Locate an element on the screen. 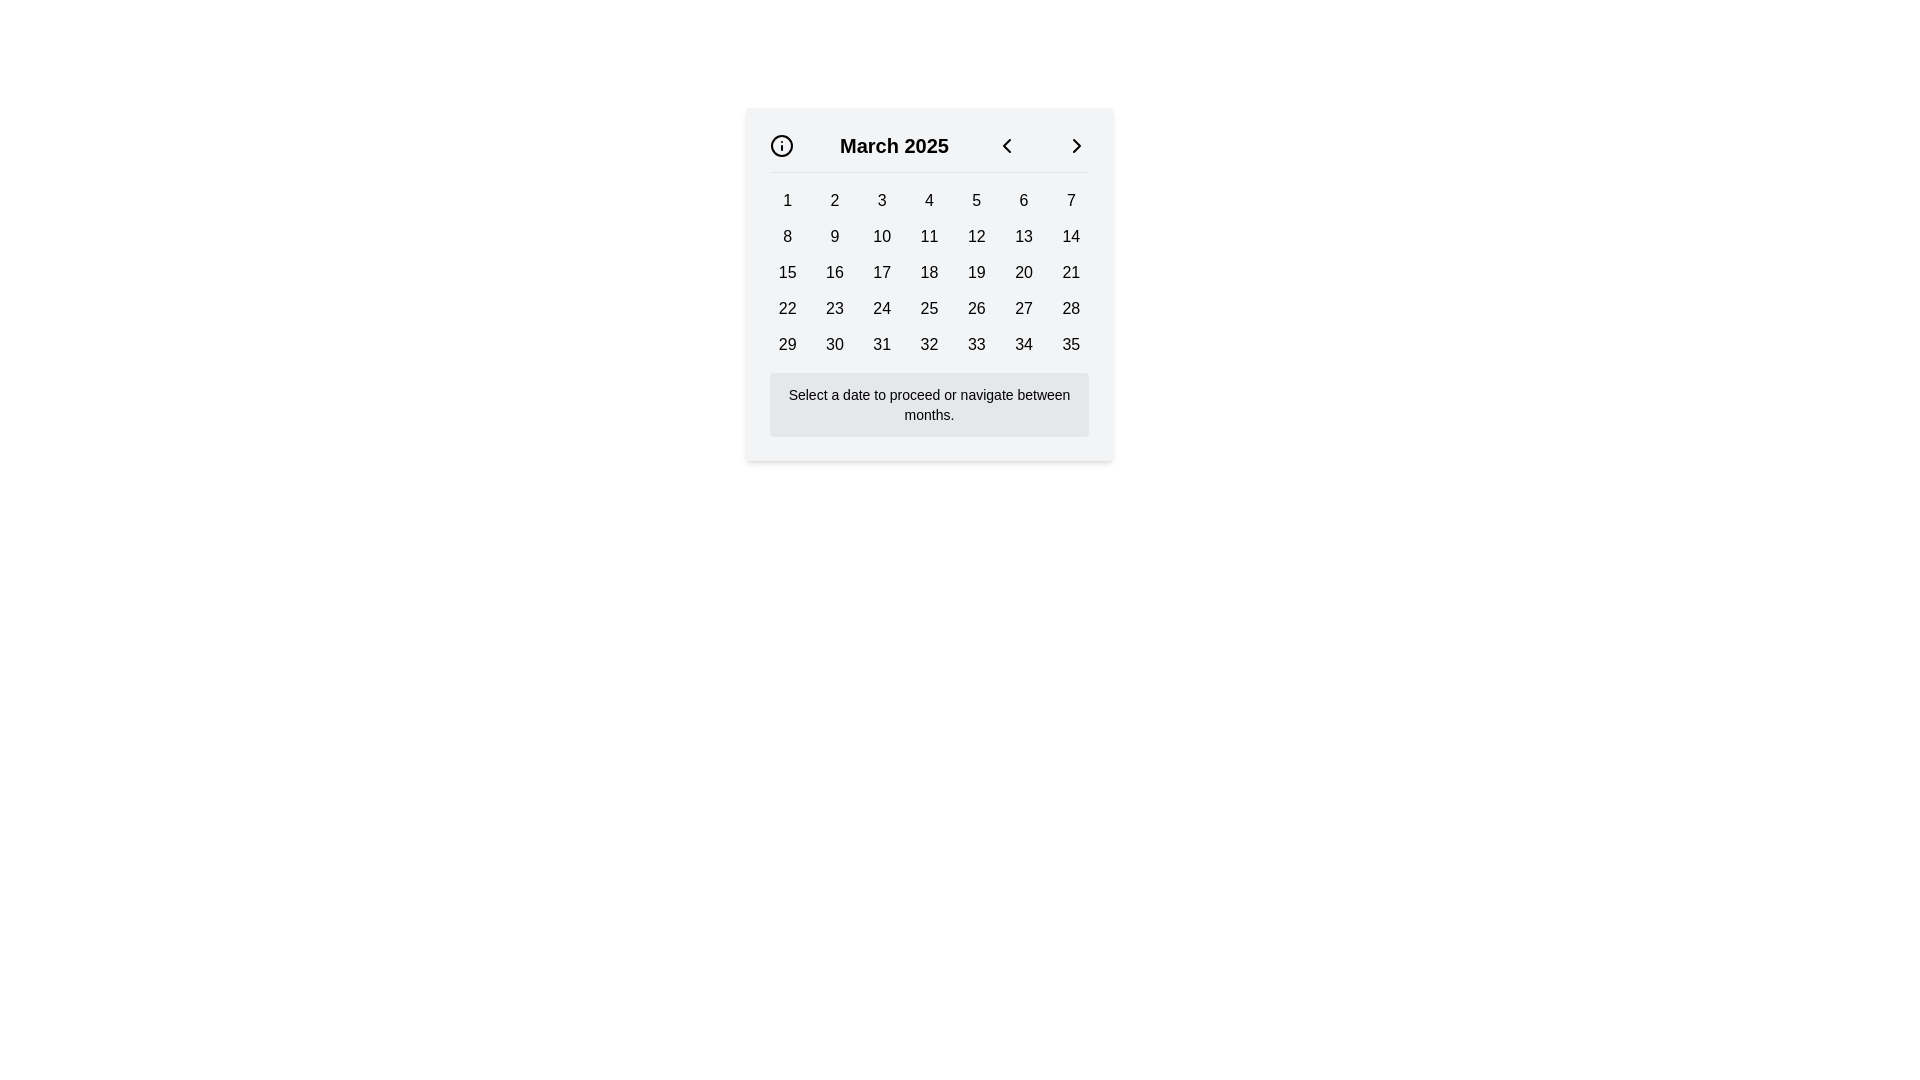 This screenshot has width=1920, height=1080. the button displaying the number '19' in the calendar grid for March 2025 is located at coordinates (976, 273).